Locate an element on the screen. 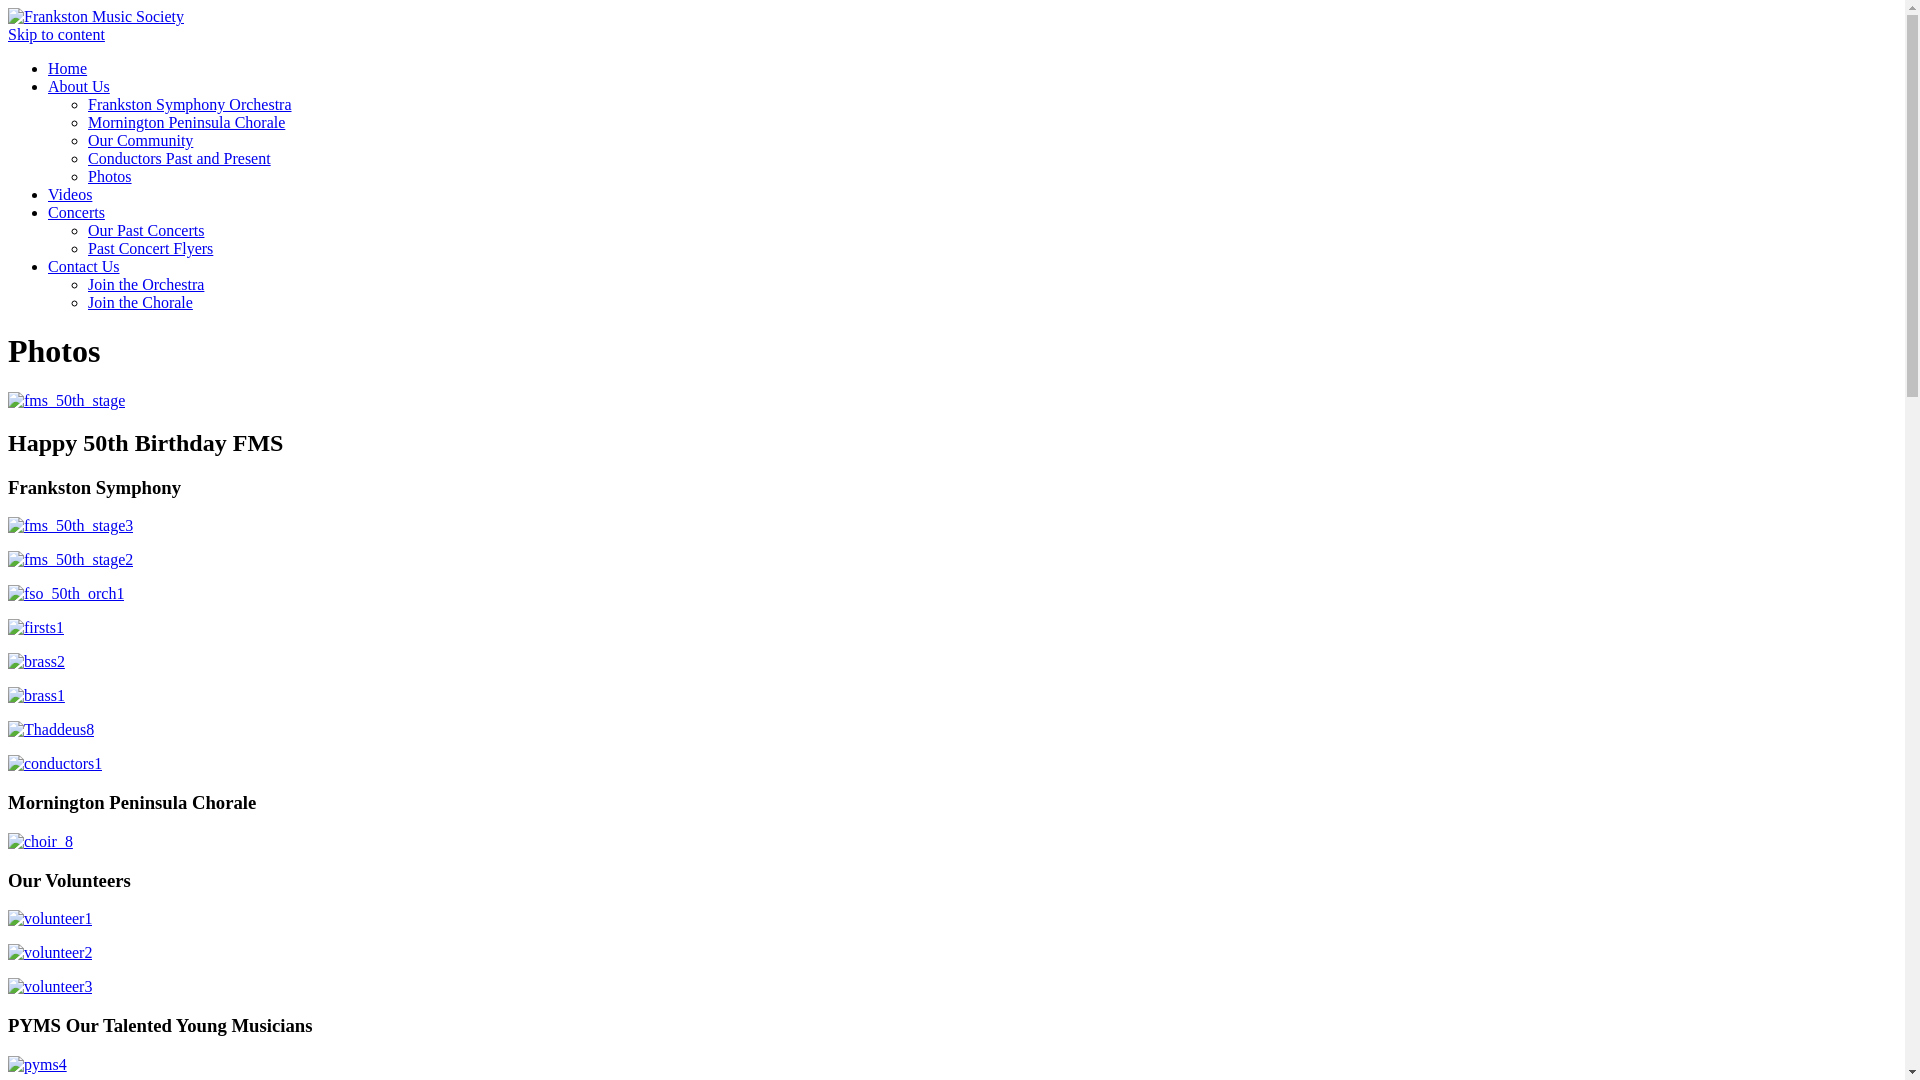 This screenshot has height=1080, width=1920. 'About Us' is located at coordinates (78, 85).